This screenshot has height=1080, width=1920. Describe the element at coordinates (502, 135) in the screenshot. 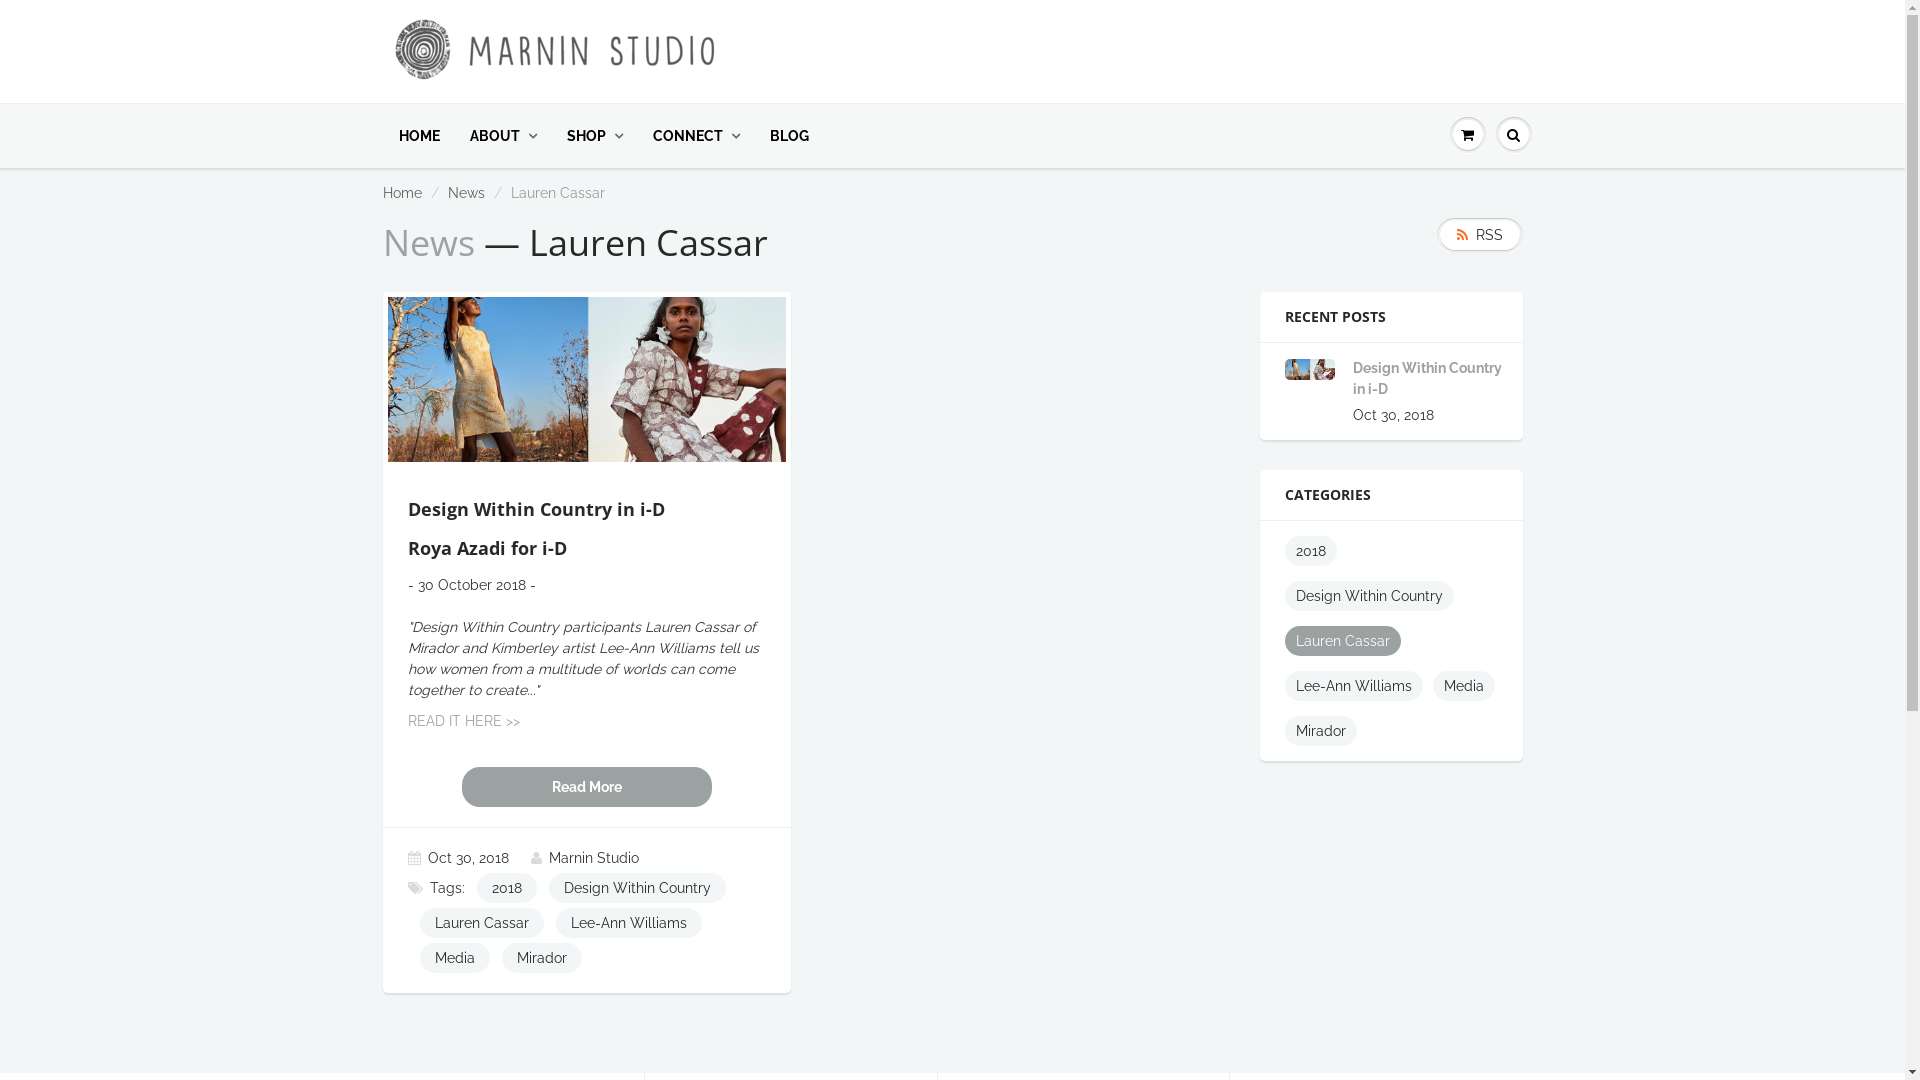

I see `'ABOUT'` at that location.